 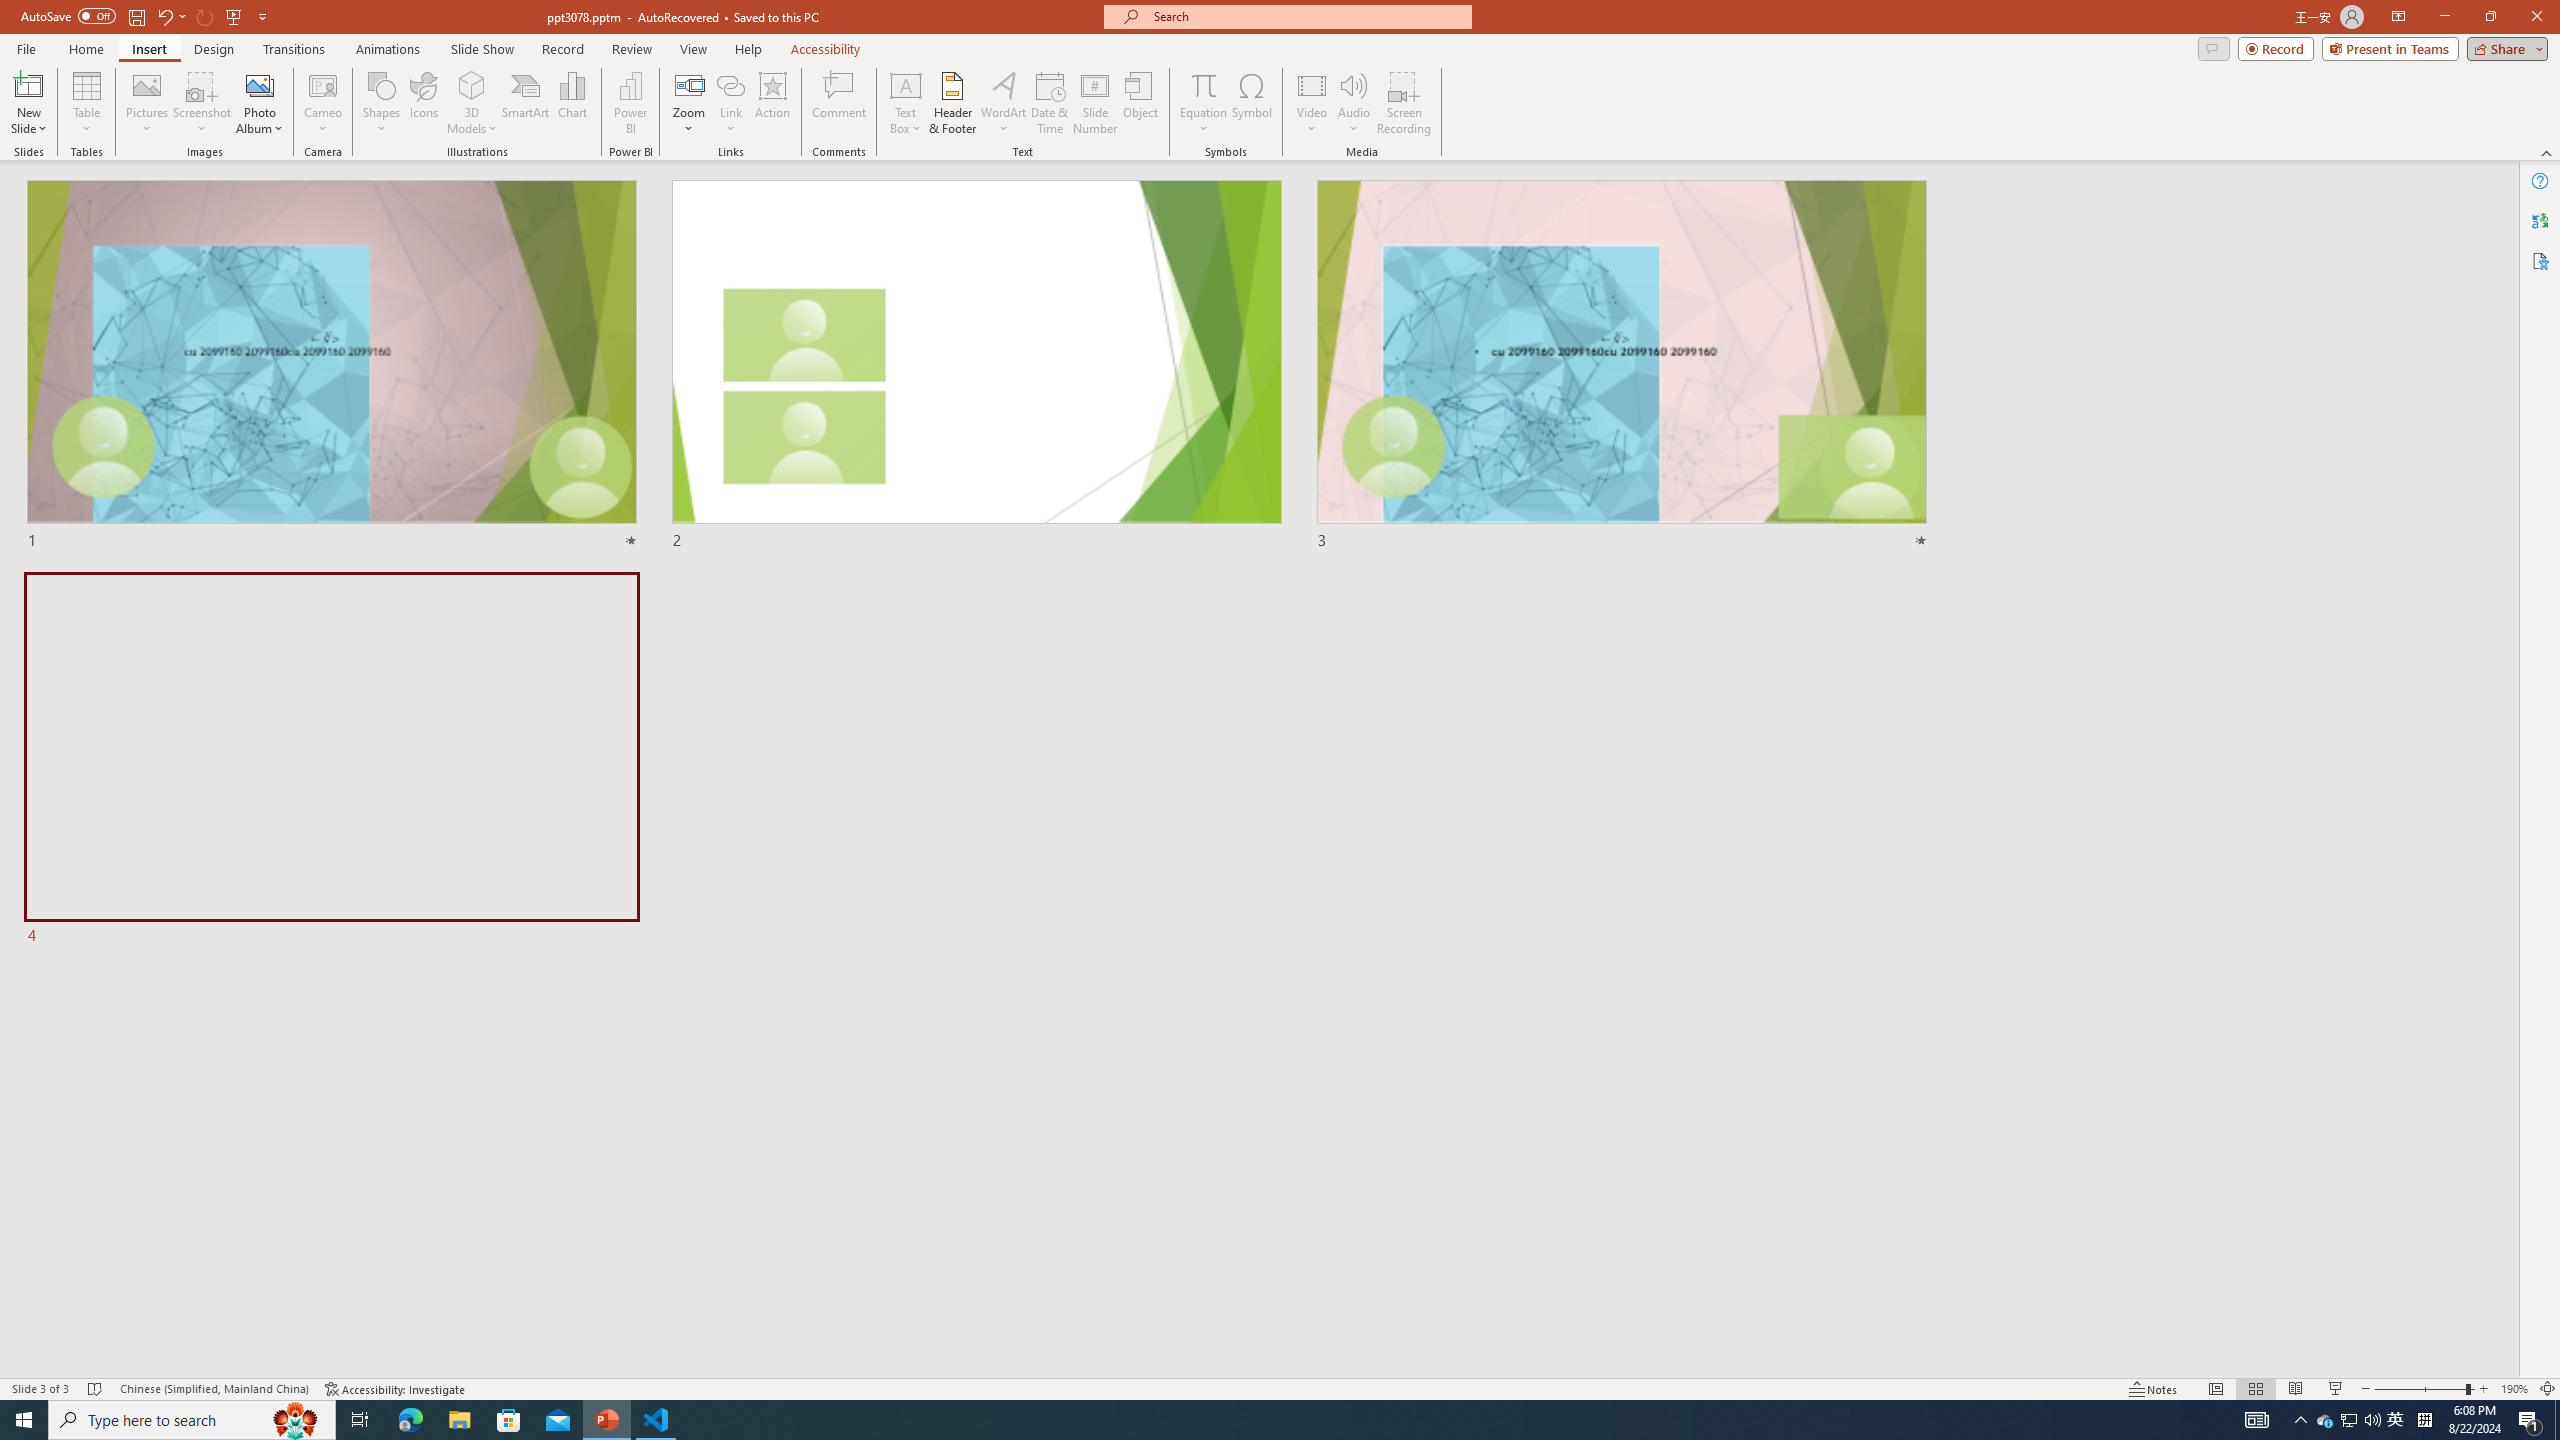 What do you see at coordinates (395, 1389) in the screenshot?
I see `'Accessibility Checker Accessibility: Investigate'` at bounding box center [395, 1389].